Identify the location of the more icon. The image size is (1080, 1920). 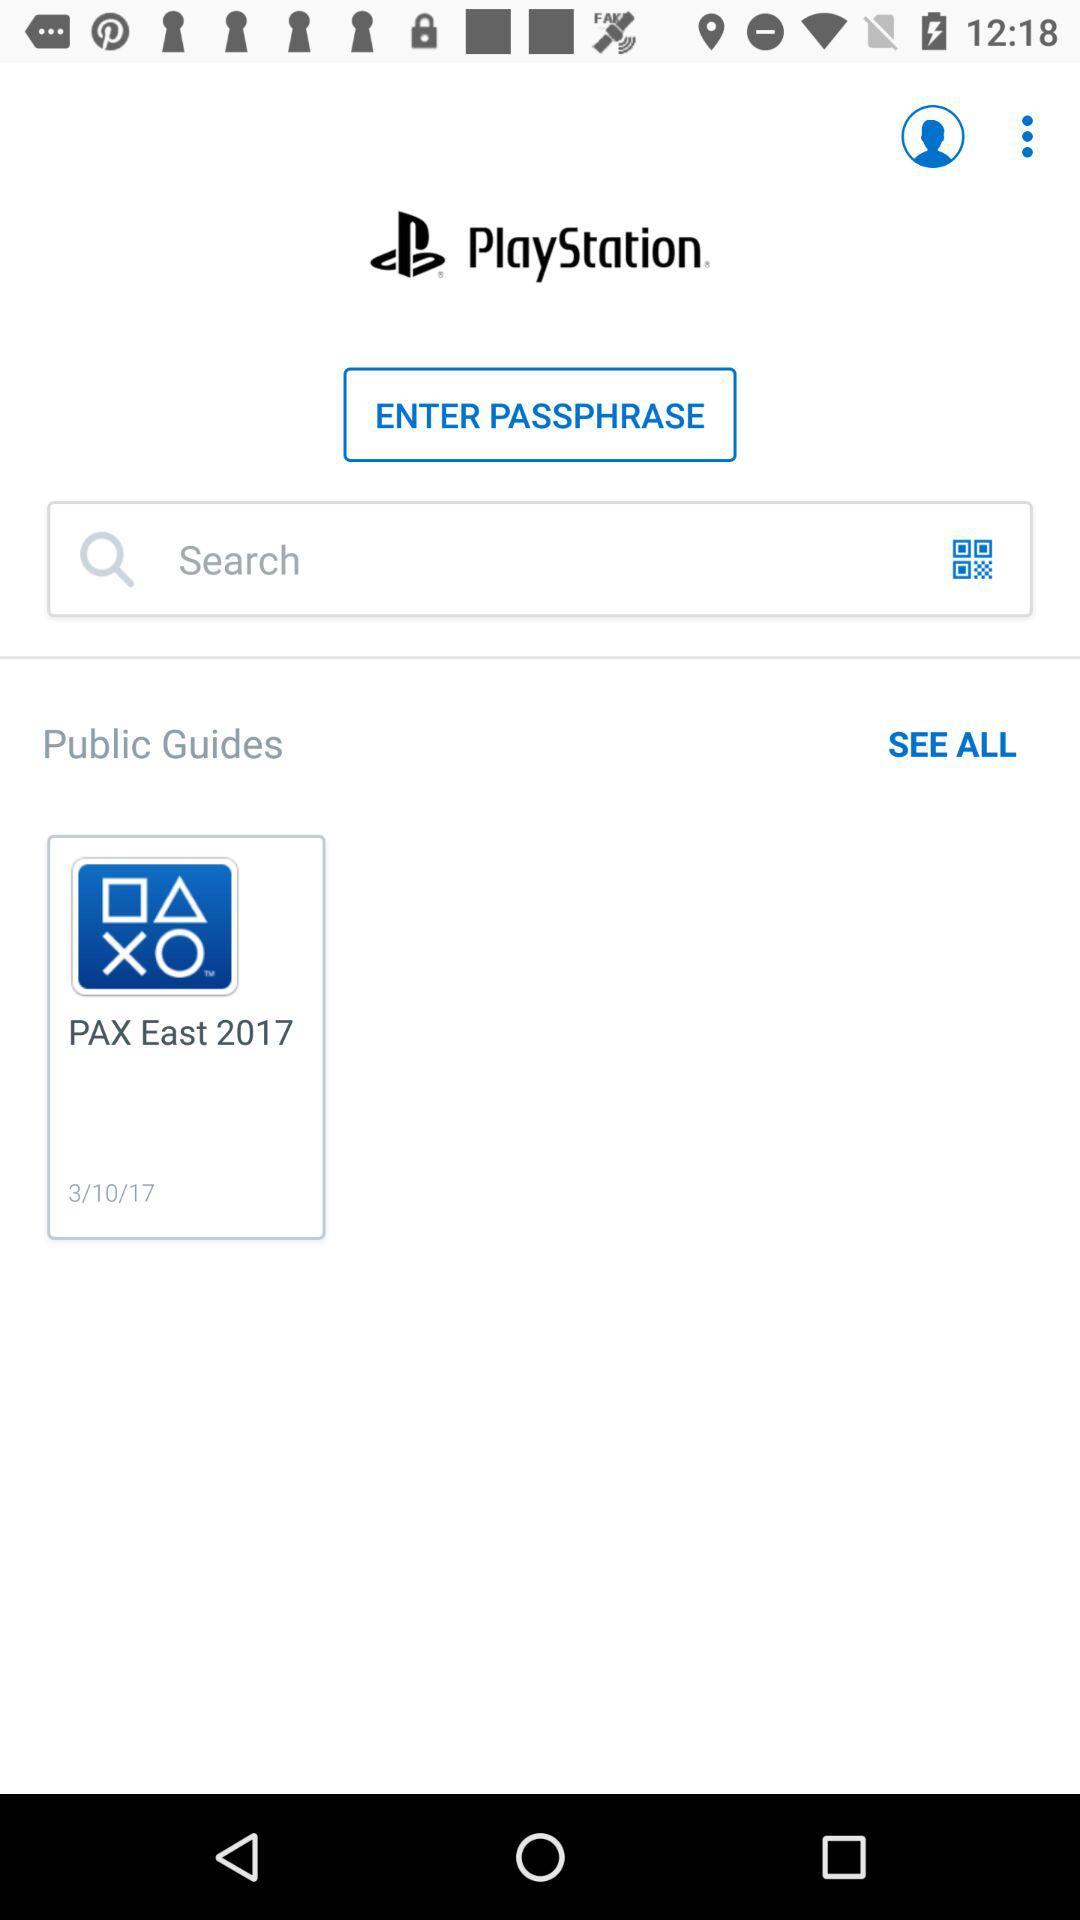
(1016, 125).